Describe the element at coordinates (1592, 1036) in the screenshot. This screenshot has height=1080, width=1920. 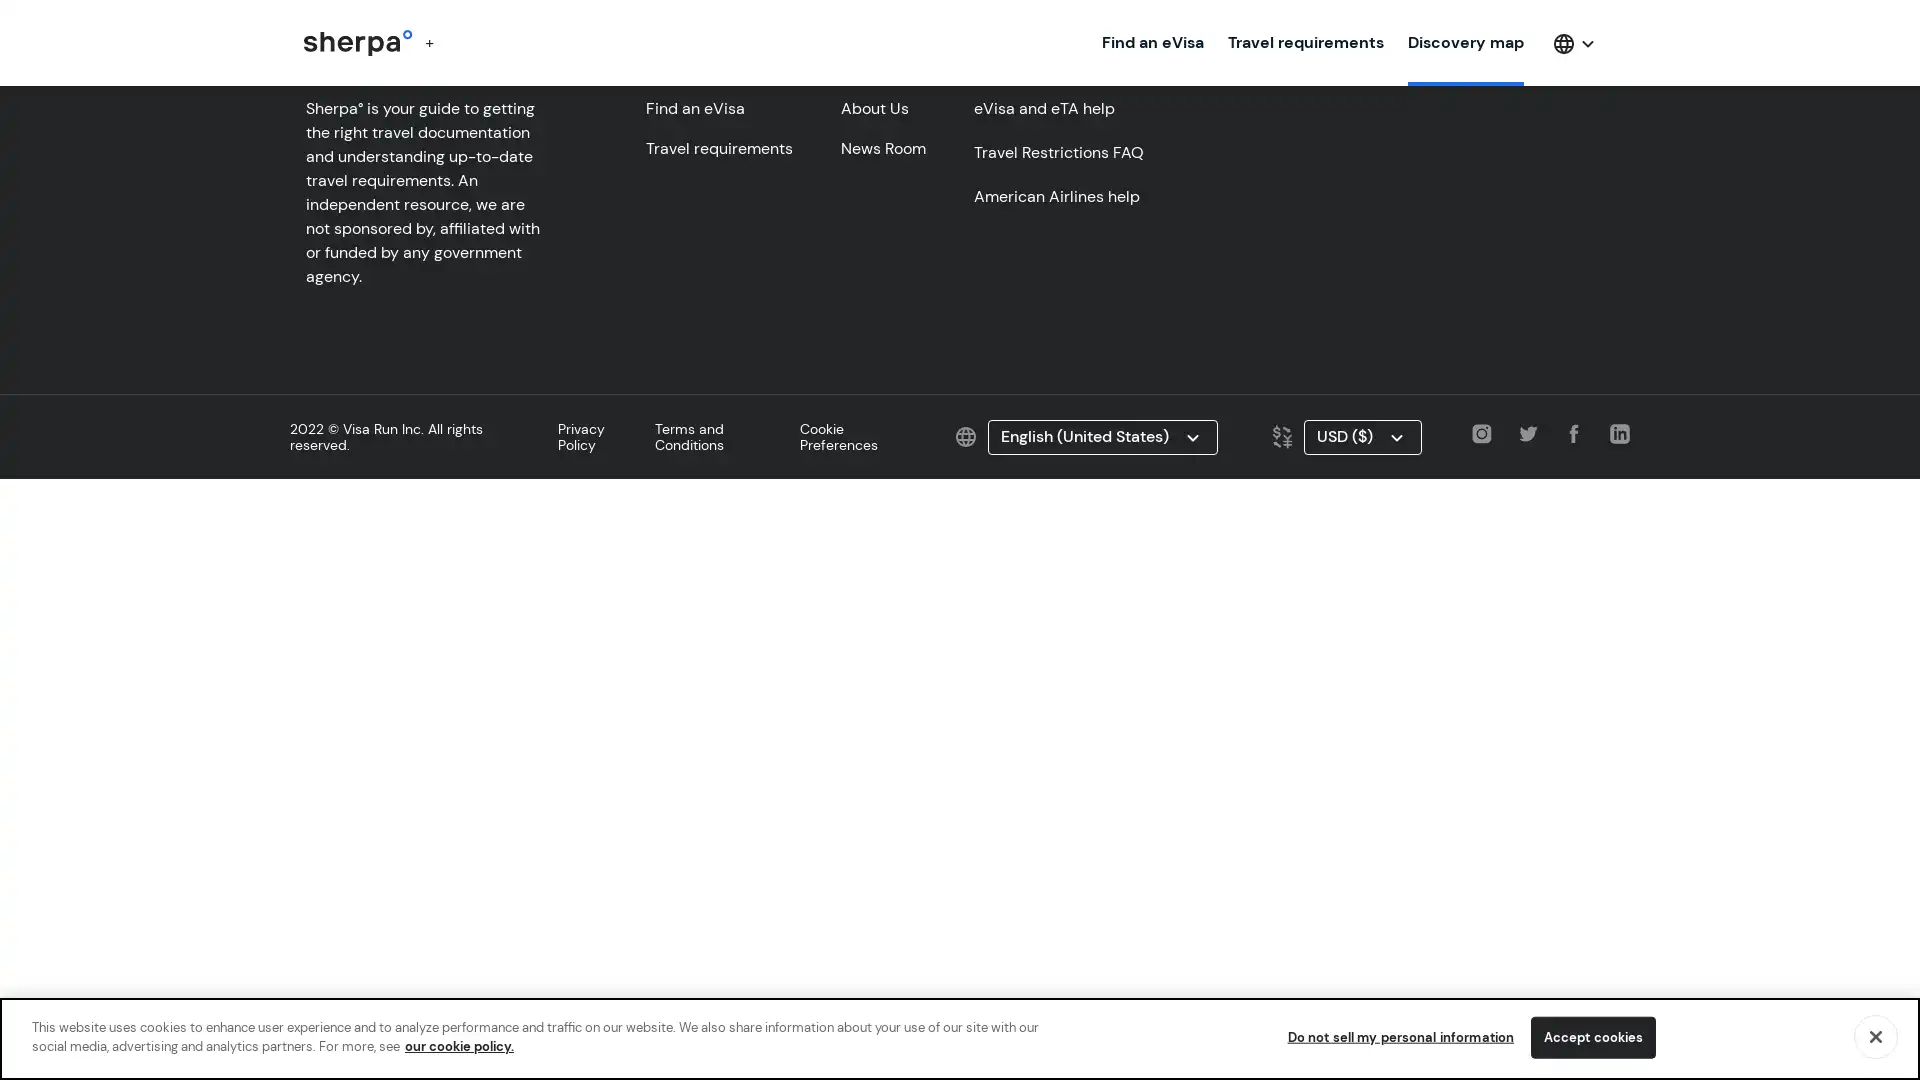
I see `Accept cookies` at that location.